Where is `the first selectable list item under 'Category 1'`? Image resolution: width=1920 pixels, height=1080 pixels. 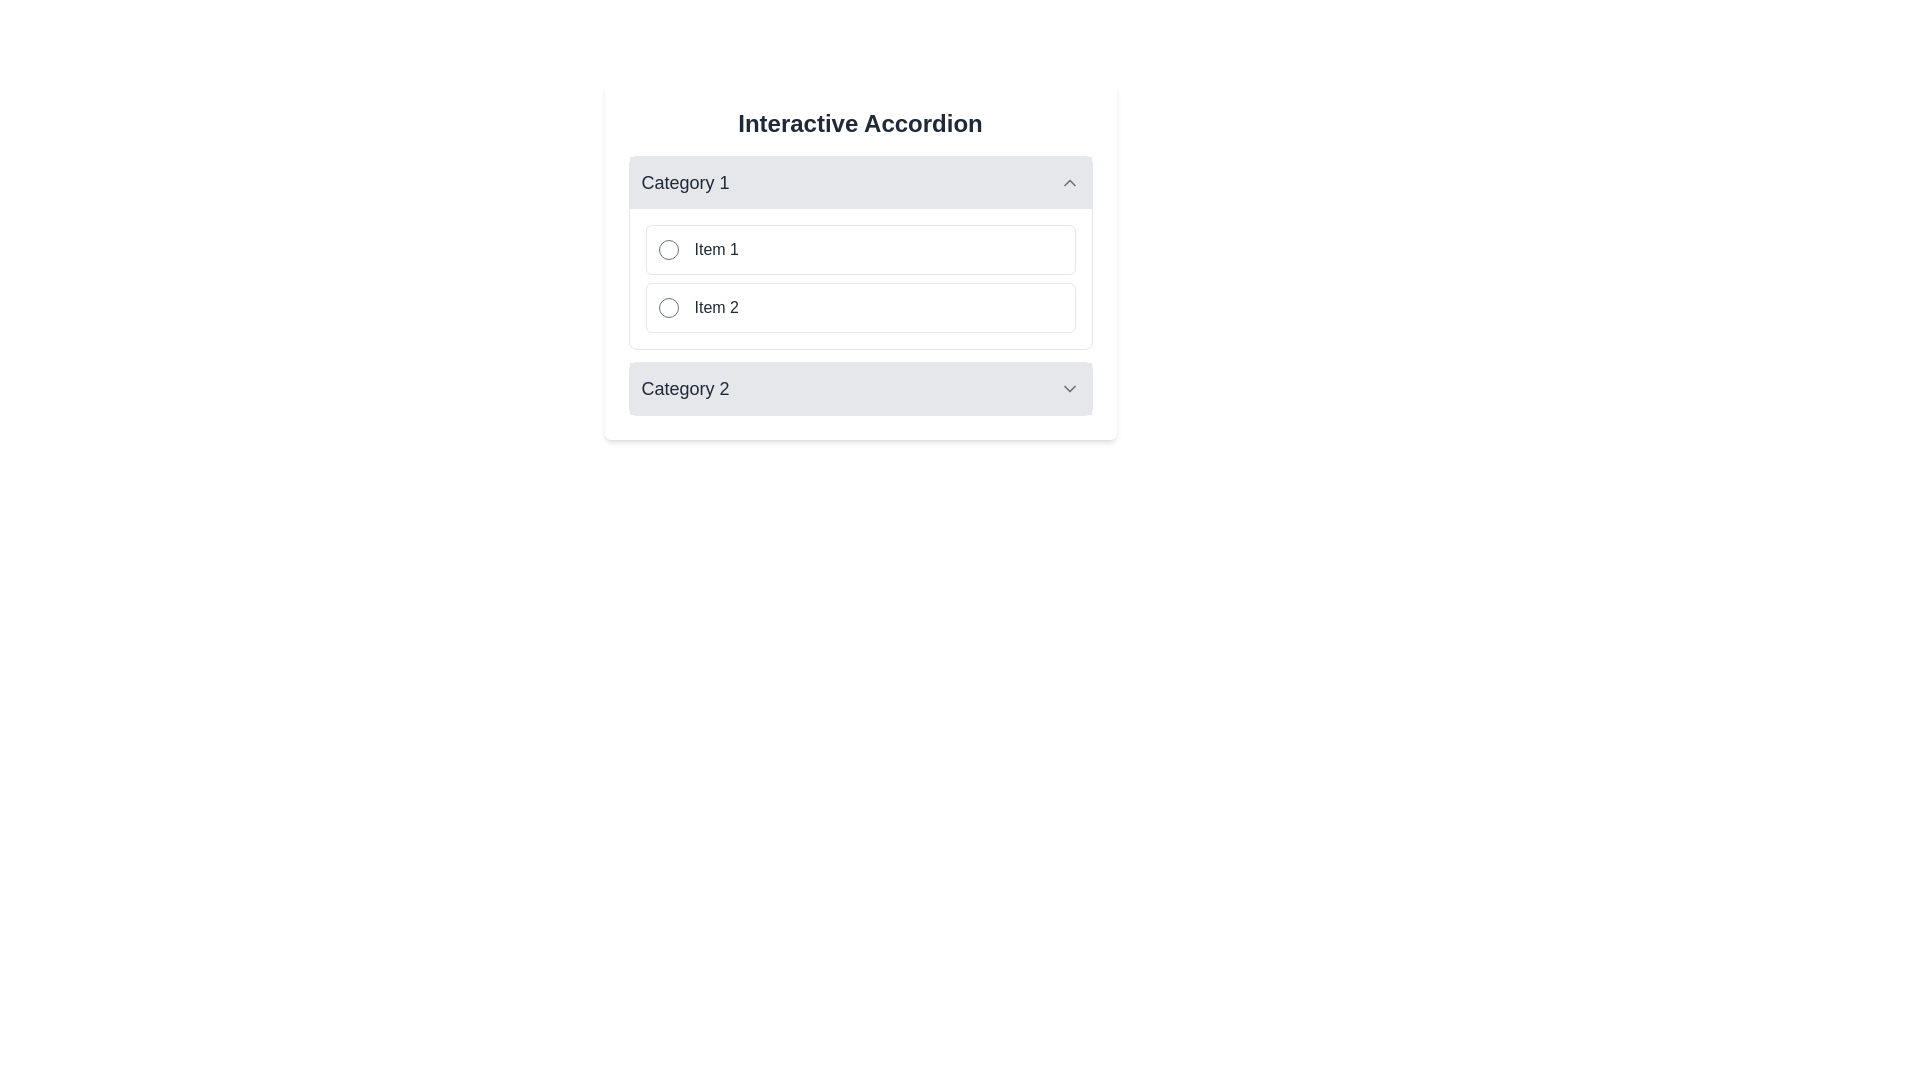 the first selectable list item under 'Category 1' is located at coordinates (860, 249).